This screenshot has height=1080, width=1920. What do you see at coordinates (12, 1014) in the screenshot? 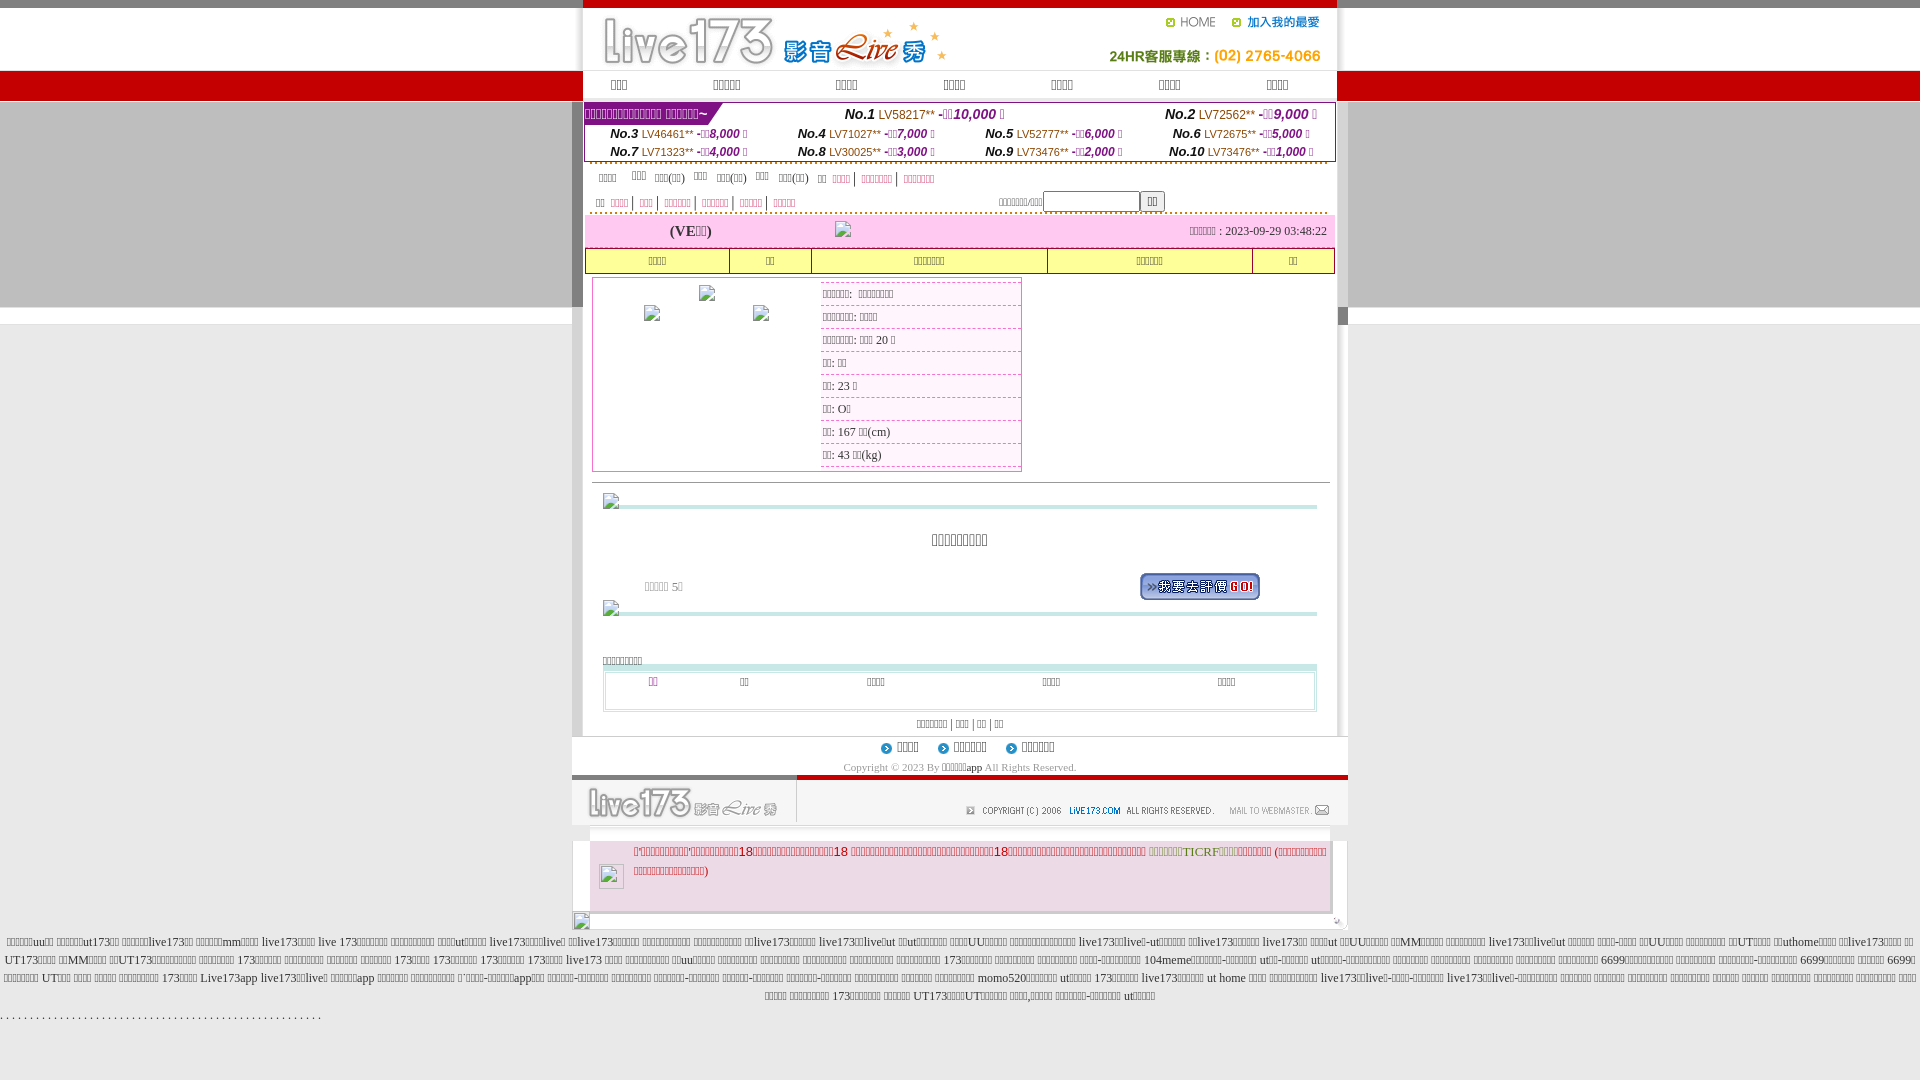
I see `'.'` at bounding box center [12, 1014].